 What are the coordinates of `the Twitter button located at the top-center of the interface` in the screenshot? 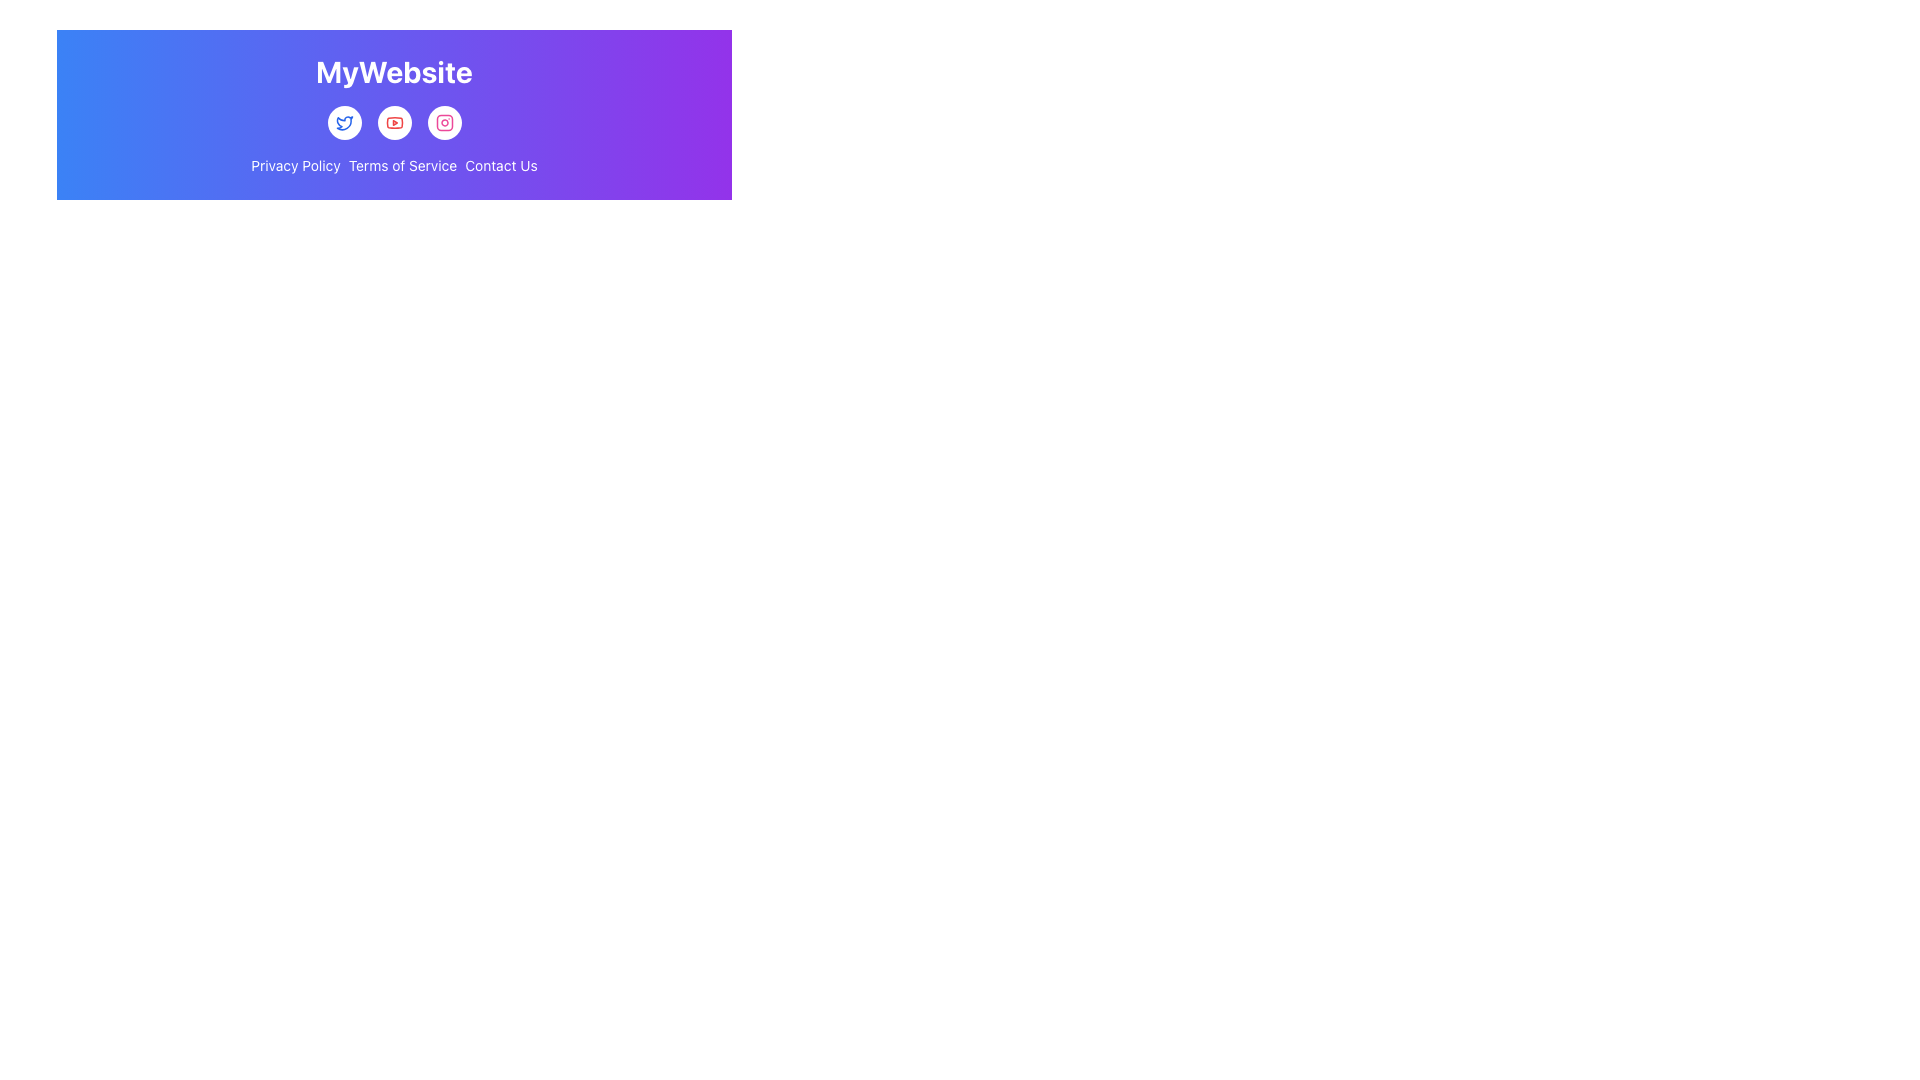 It's located at (344, 123).